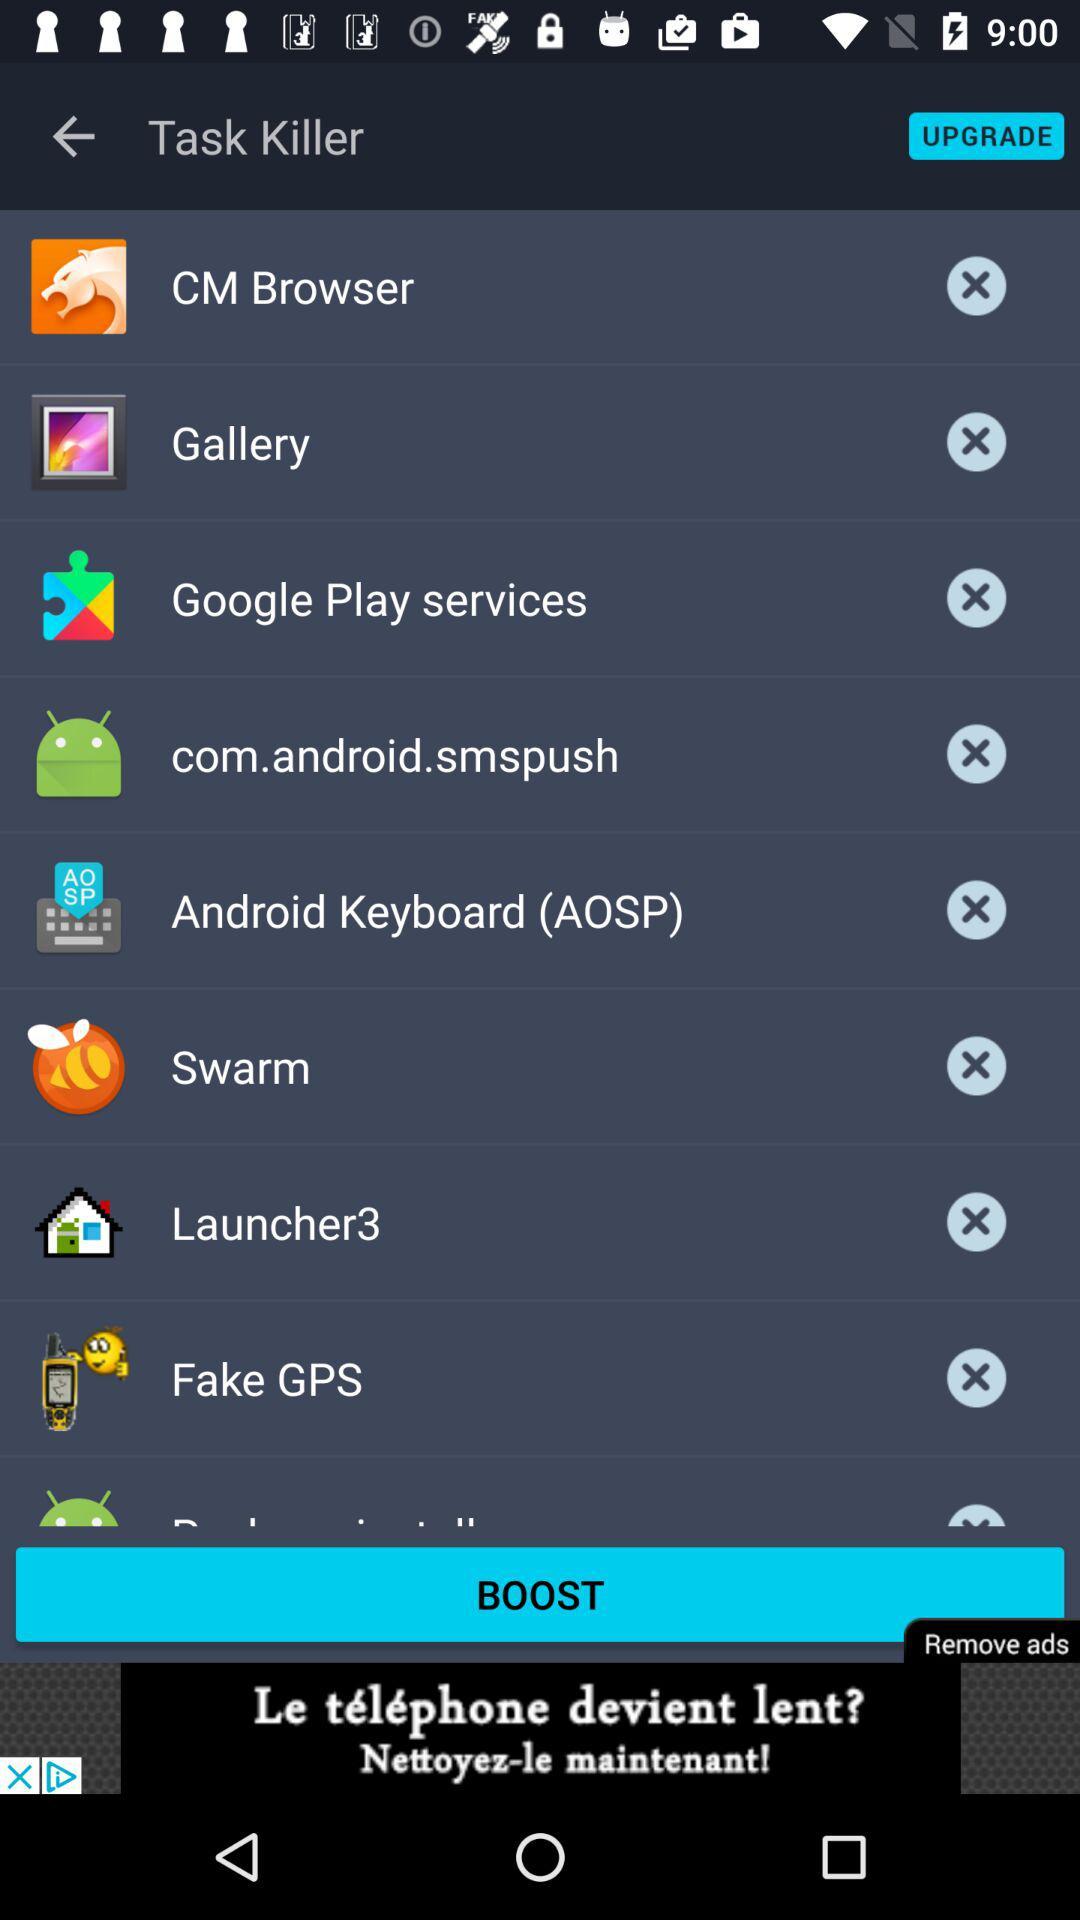 This screenshot has height=1920, width=1080. What do you see at coordinates (976, 1498) in the screenshot?
I see `delete this option` at bounding box center [976, 1498].